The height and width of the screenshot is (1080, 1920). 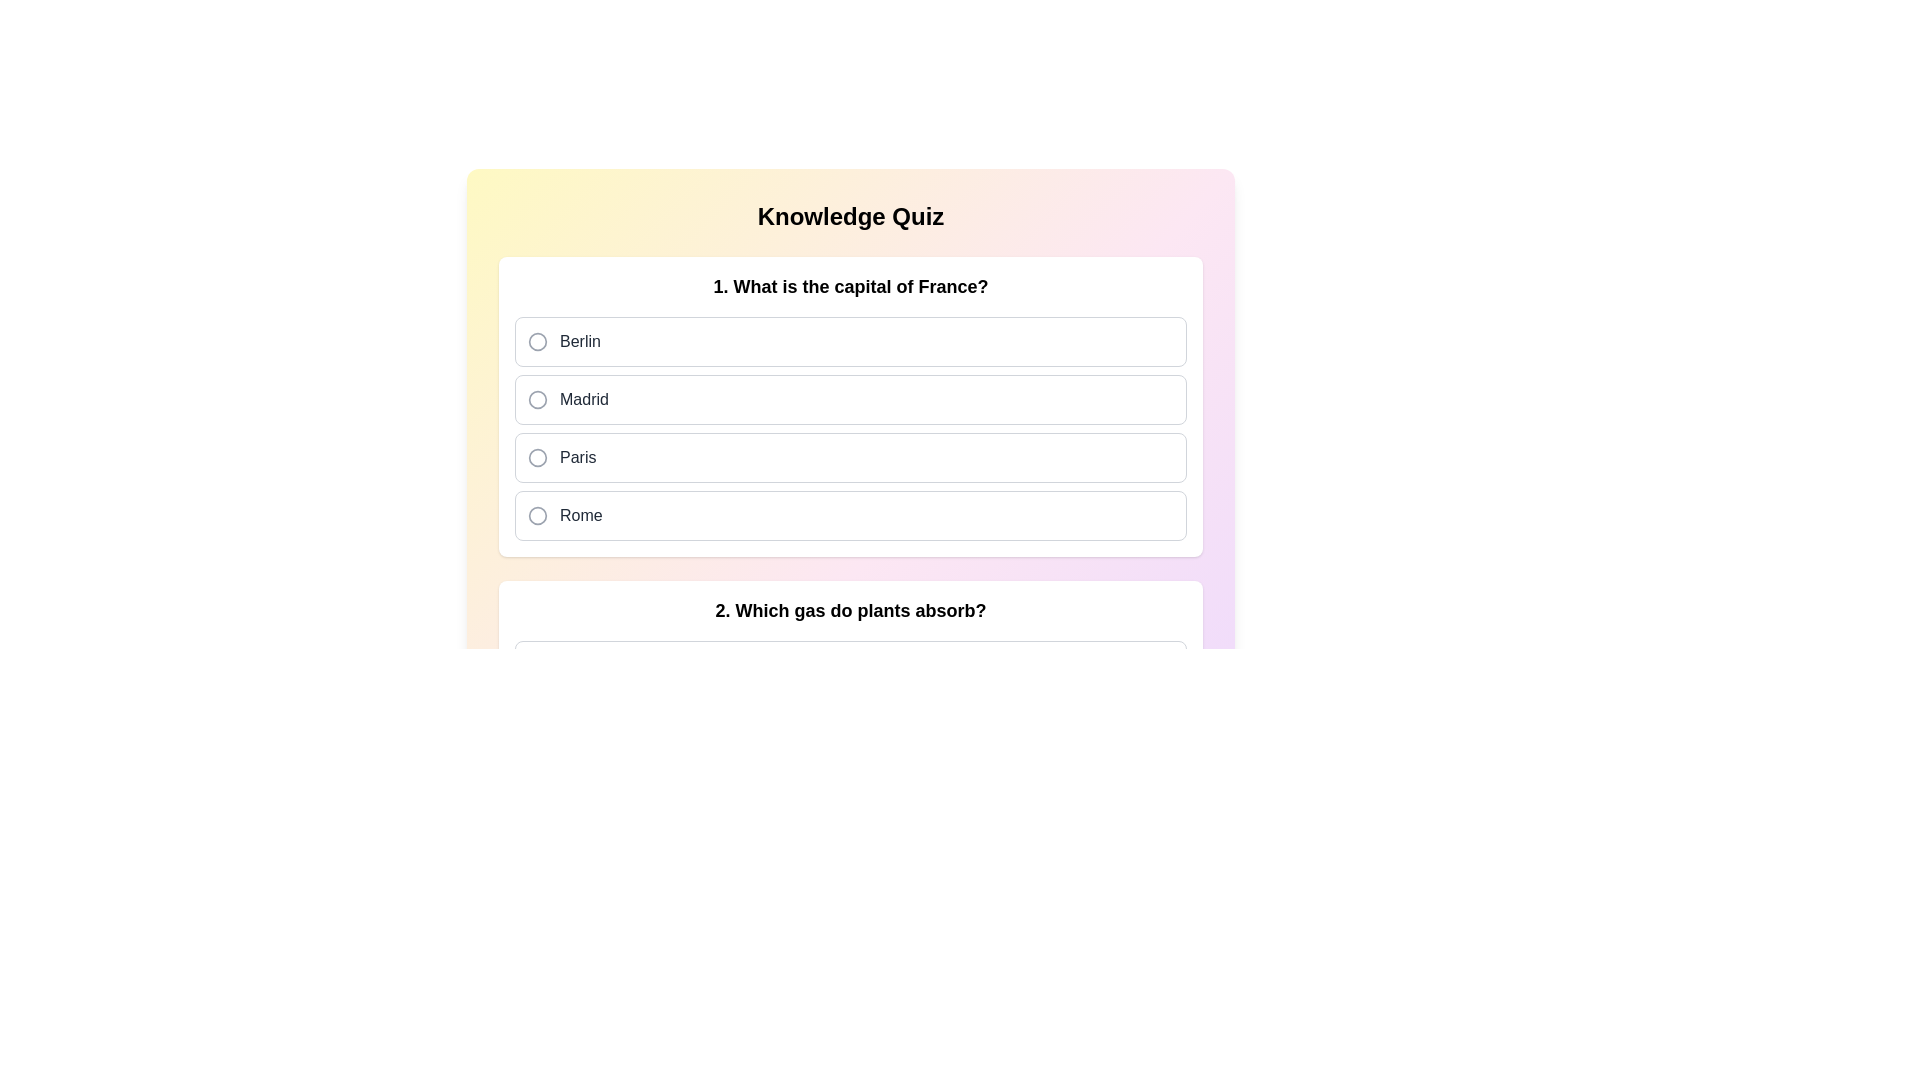 I want to click on the radio button for the 'Paris' selectable option in the quiz, so click(x=850, y=458).